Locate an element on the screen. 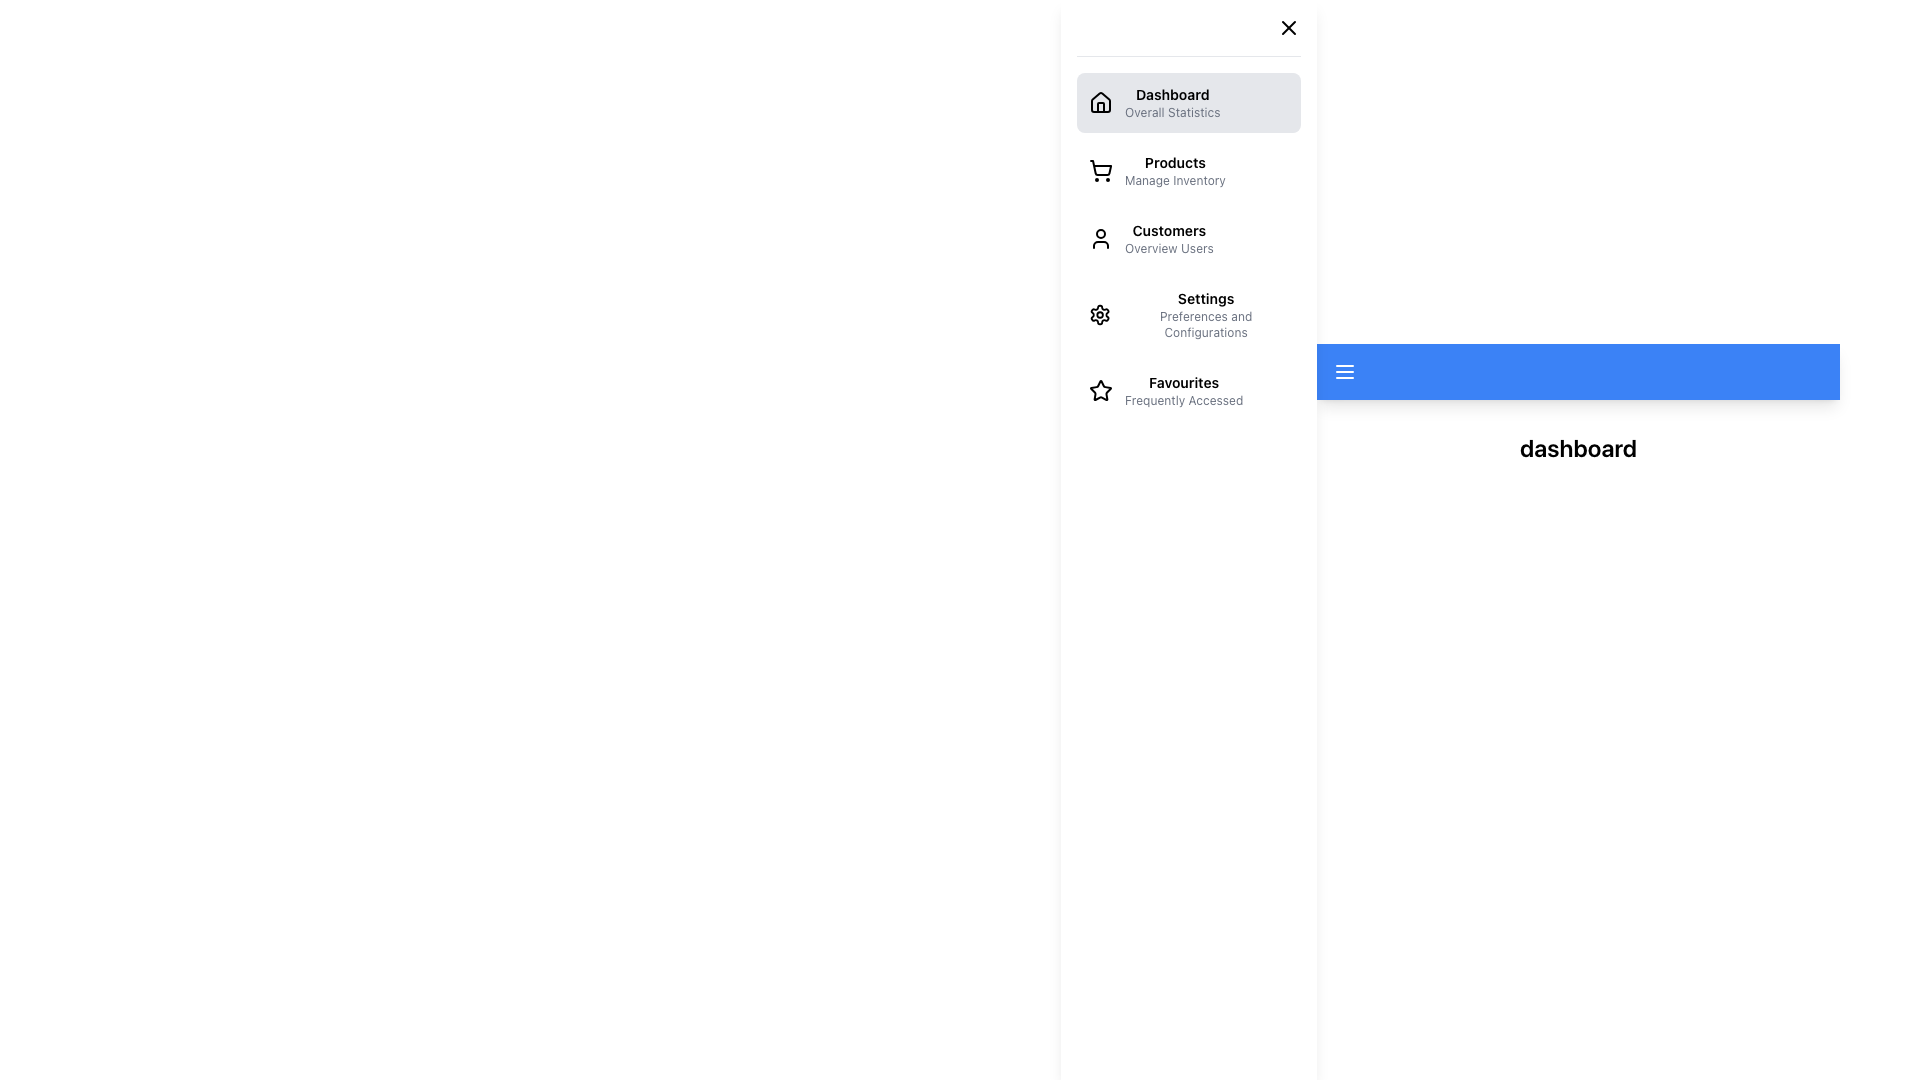 This screenshot has width=1920, height=1080. the 'Products' label located in the sidebar navigation menu is located at coordinates (1175, 161).